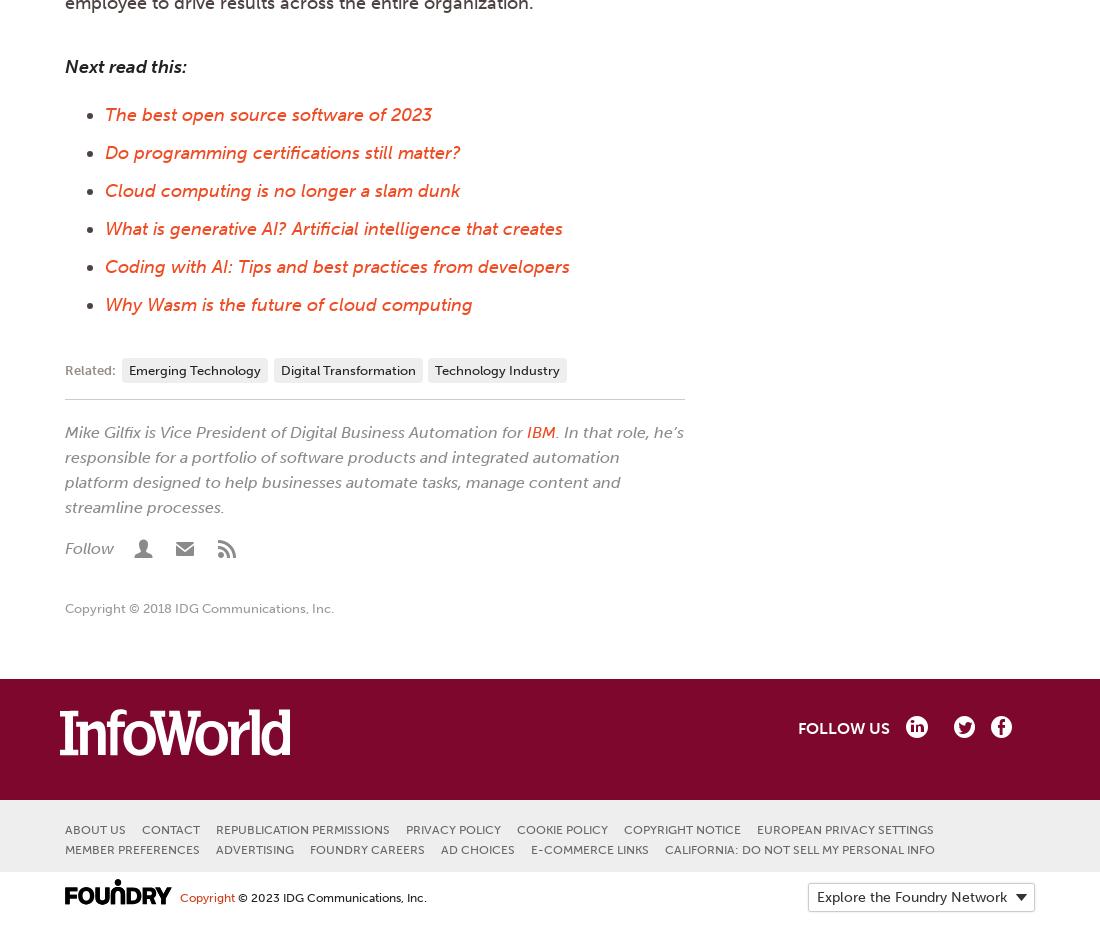 This screenshot has width=1100, height=927. What do you see at coordinates (843, 727) in the screenshot?
I see `'Follow us'` at bounding box center [843, 727].